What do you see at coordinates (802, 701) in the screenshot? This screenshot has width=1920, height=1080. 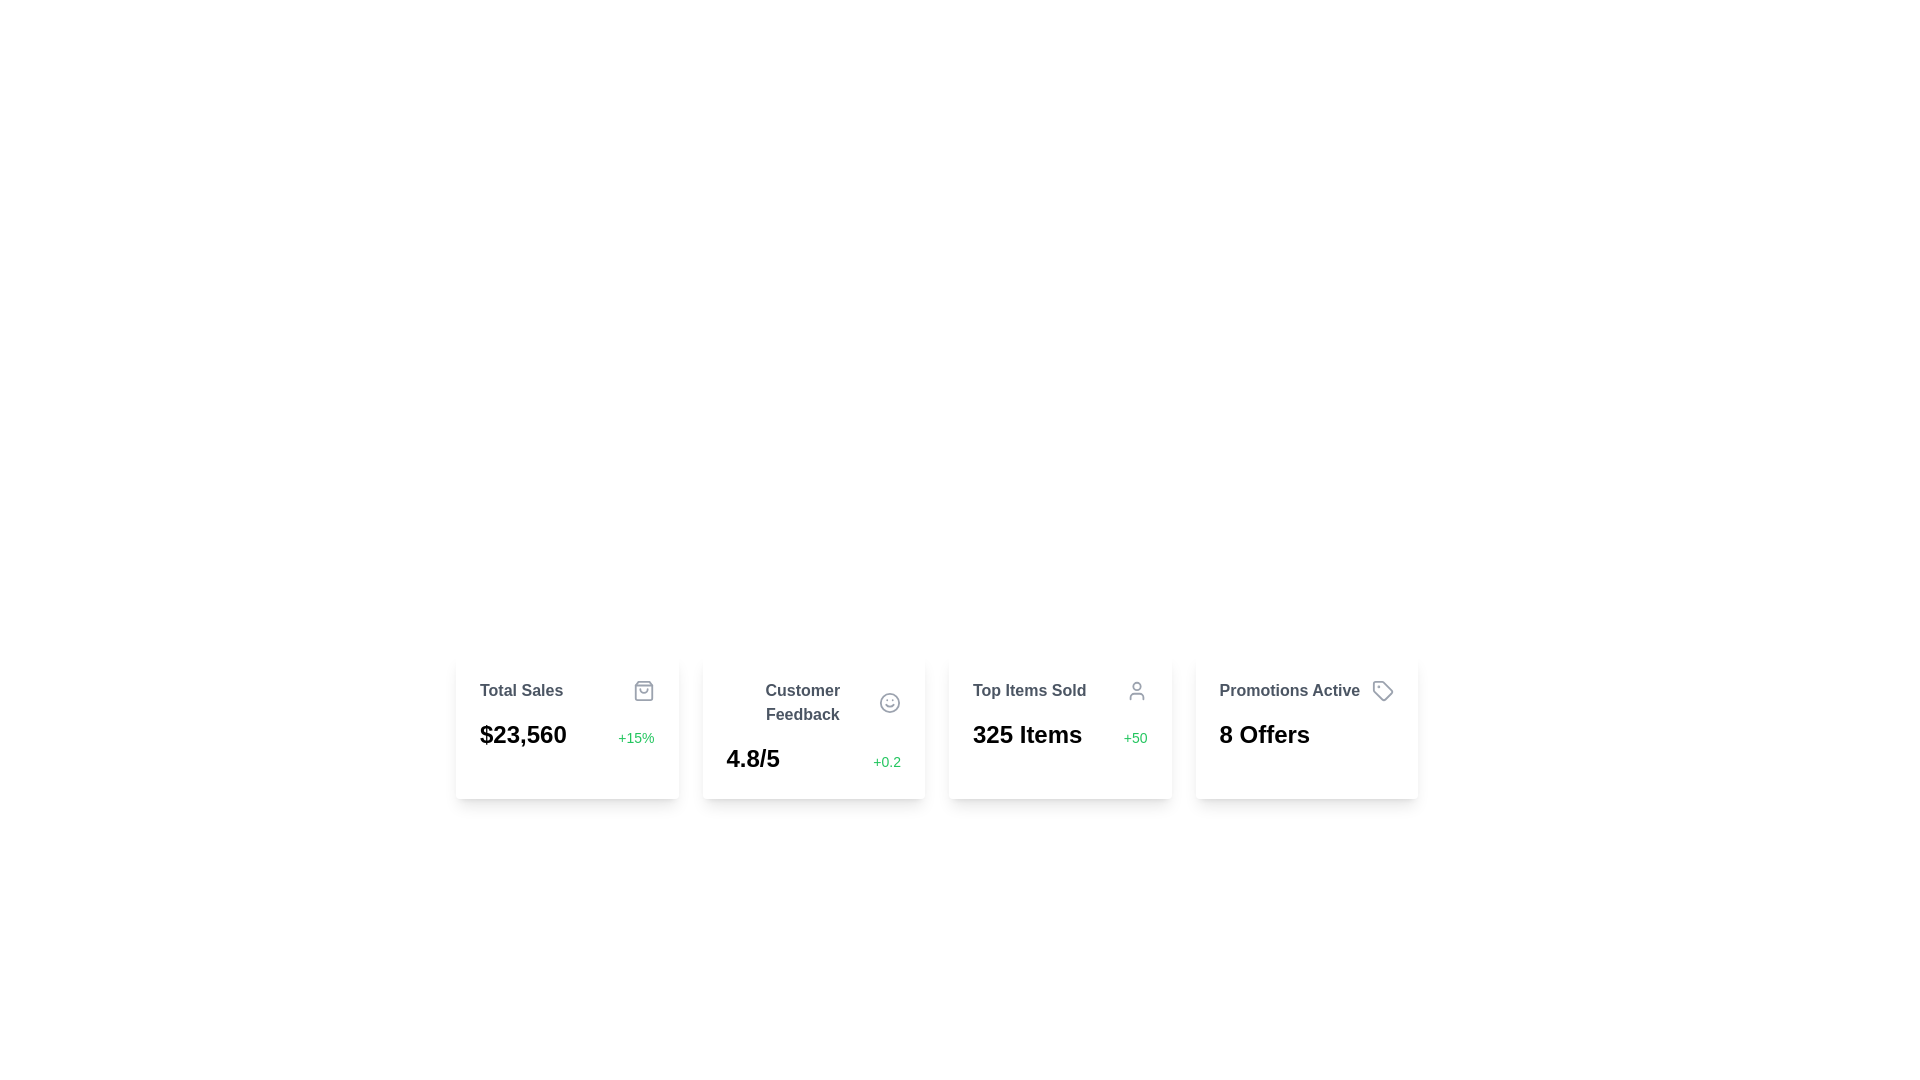 I see `the 'Customer Feedback' text label, which is displayed in dark gray bold font in the second card from the left, above the 4.8/5 rating` at bounding box center [802, 701].